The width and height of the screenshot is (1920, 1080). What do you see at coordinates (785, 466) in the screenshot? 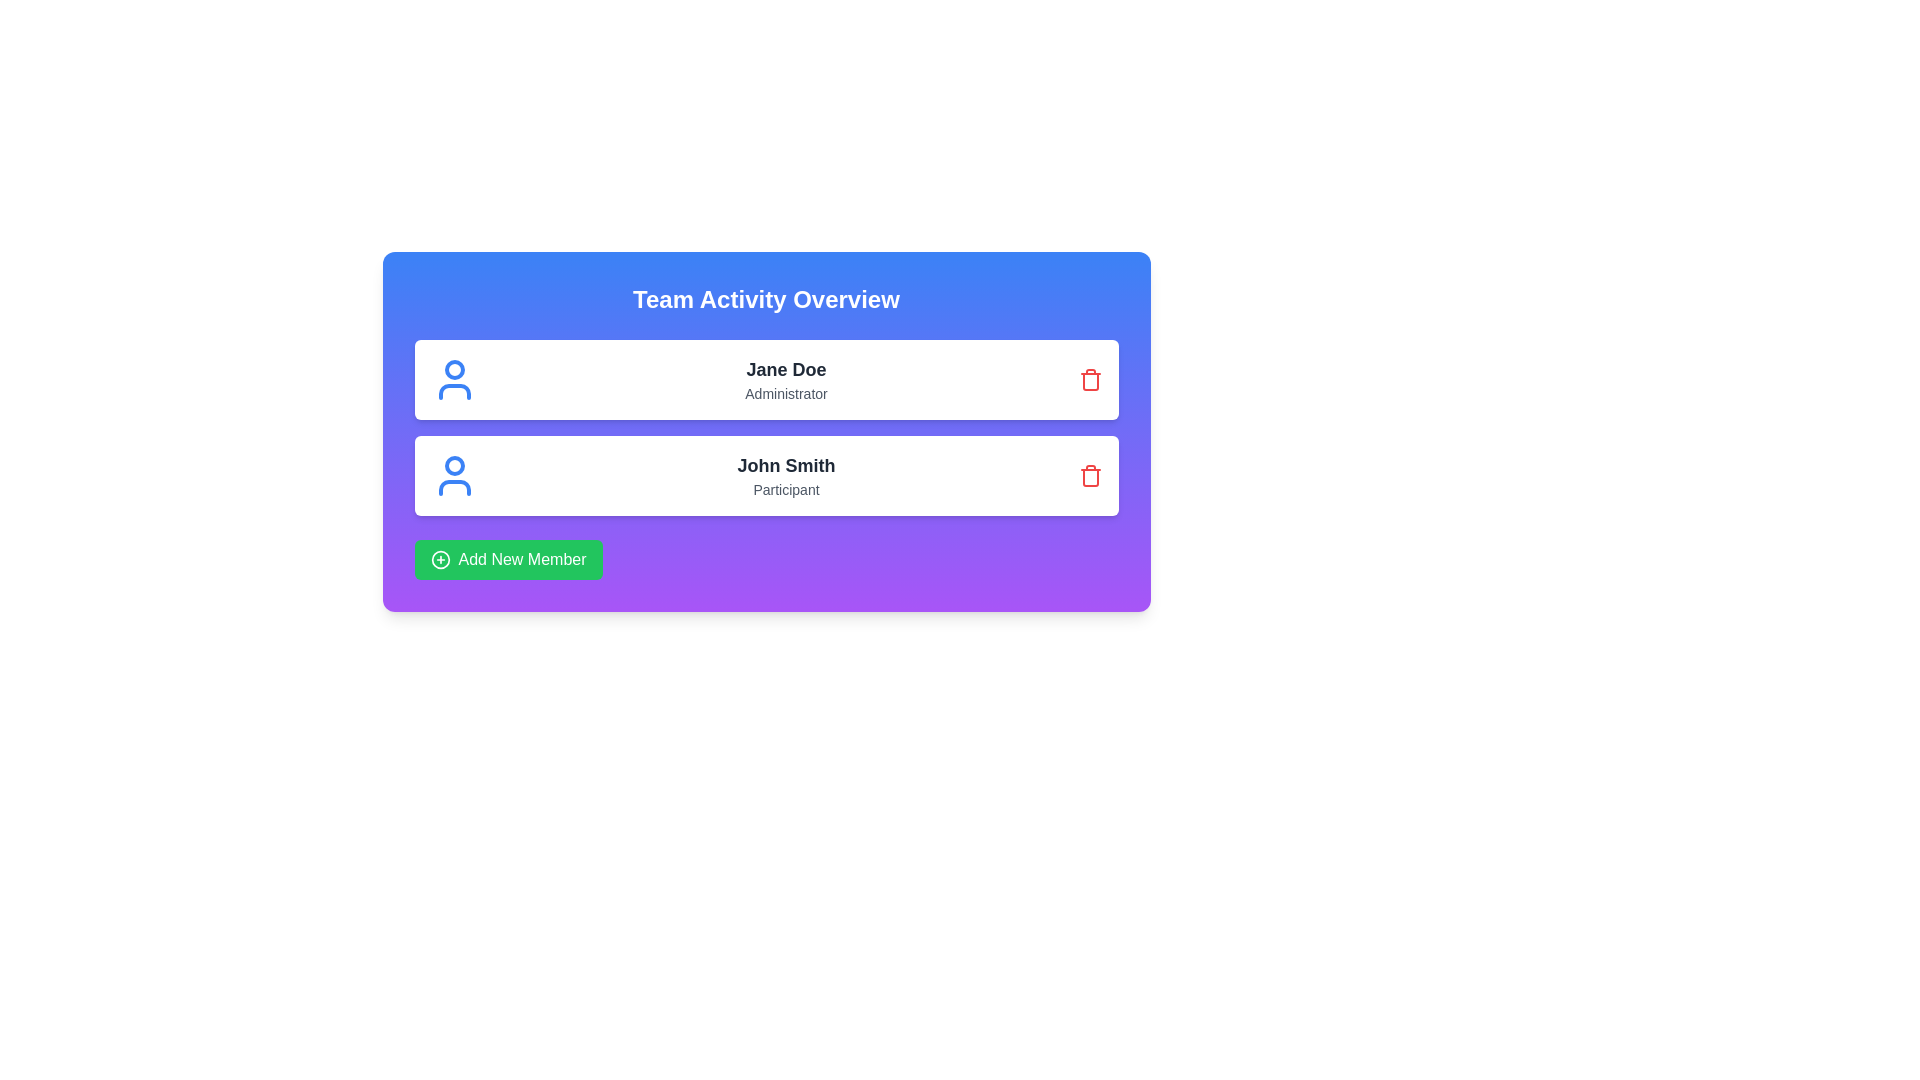
I see `the text label element displaying 'John Smith', which is styled with a larger font size and bold weight, located in the center-right portion of the card above the text 'Participant'` at bounding box center [785, 466].